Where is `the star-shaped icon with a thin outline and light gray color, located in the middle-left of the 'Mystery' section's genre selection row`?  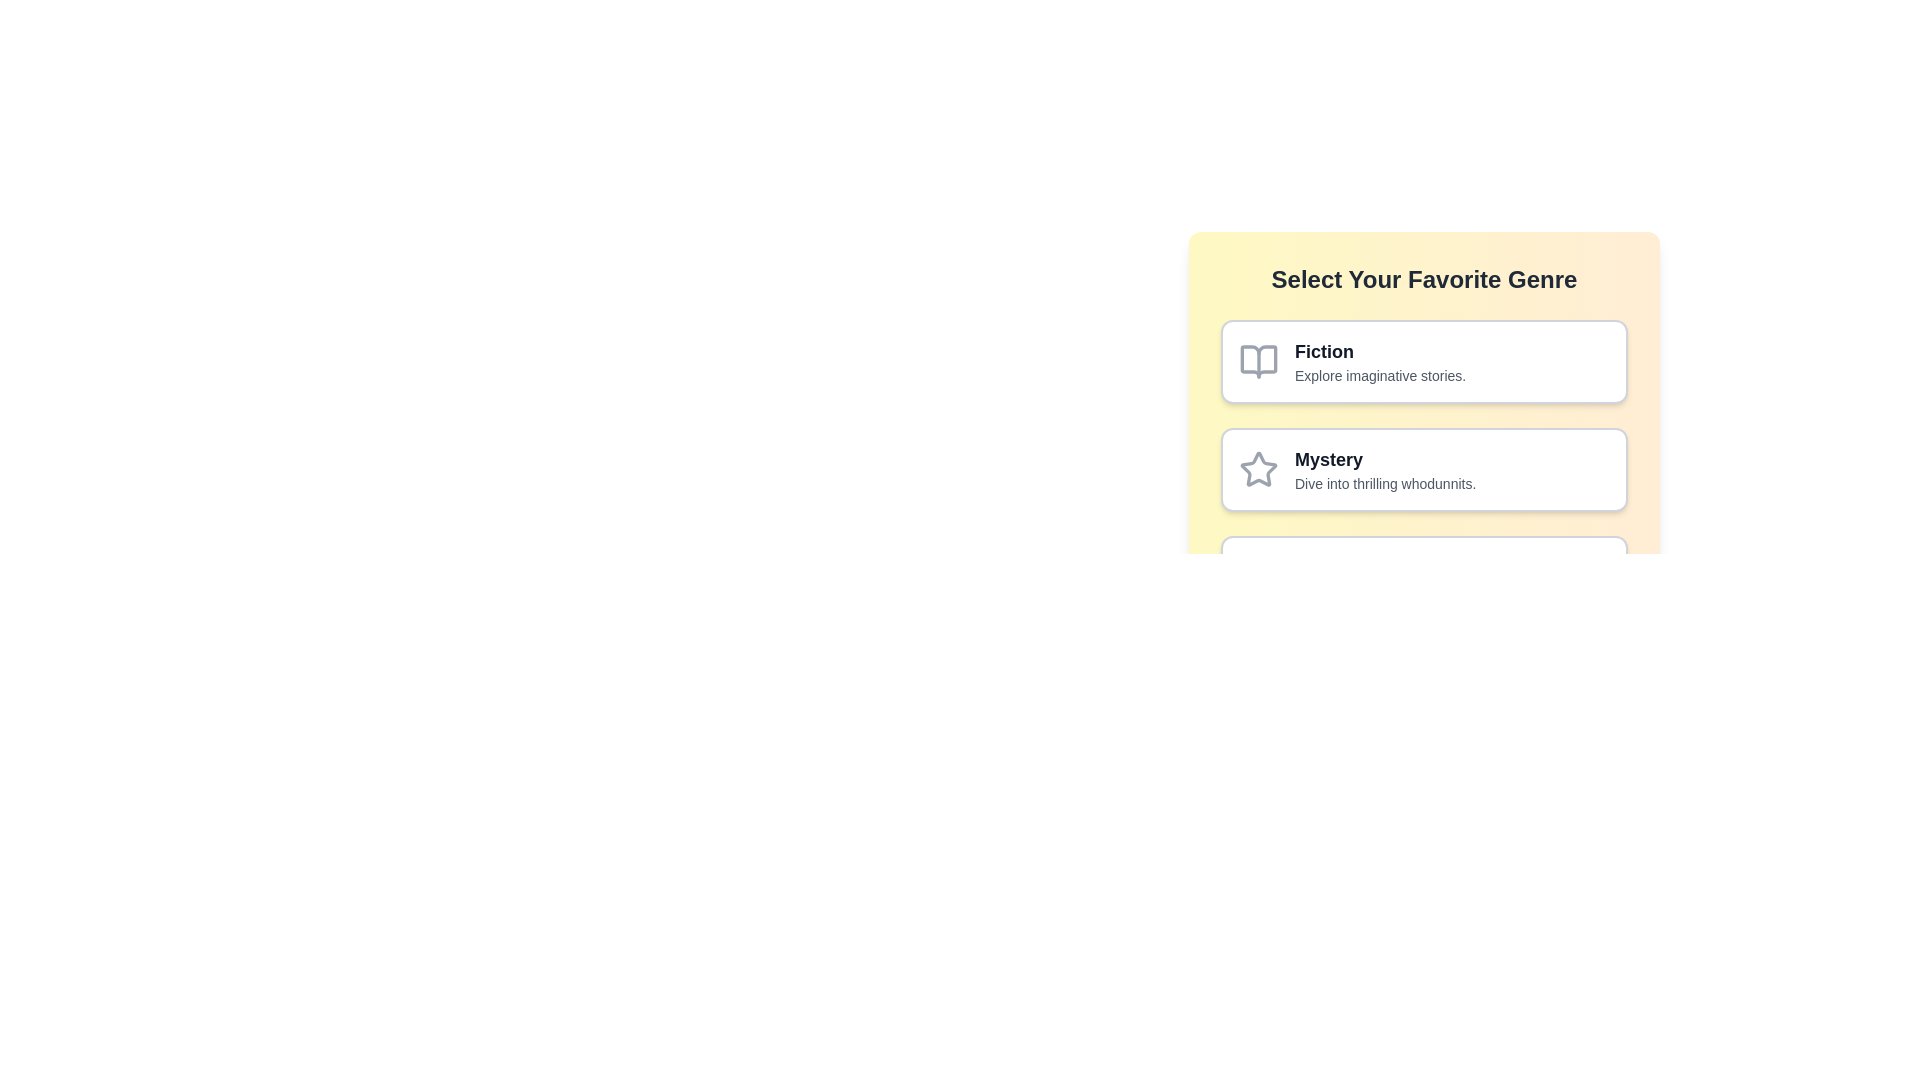 the star-shaped icon with a thin outline and light gray color, located in the middle-left of the 'Mystery' section's genre selection row is located at coordinates (1257, 469).